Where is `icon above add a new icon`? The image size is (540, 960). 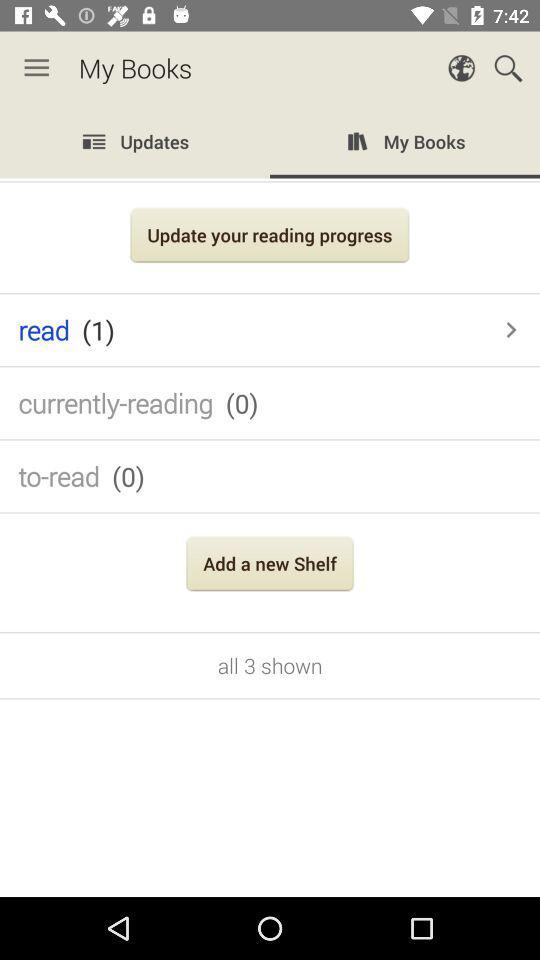
icon above add a new icon is located at coordinates (270, 476).